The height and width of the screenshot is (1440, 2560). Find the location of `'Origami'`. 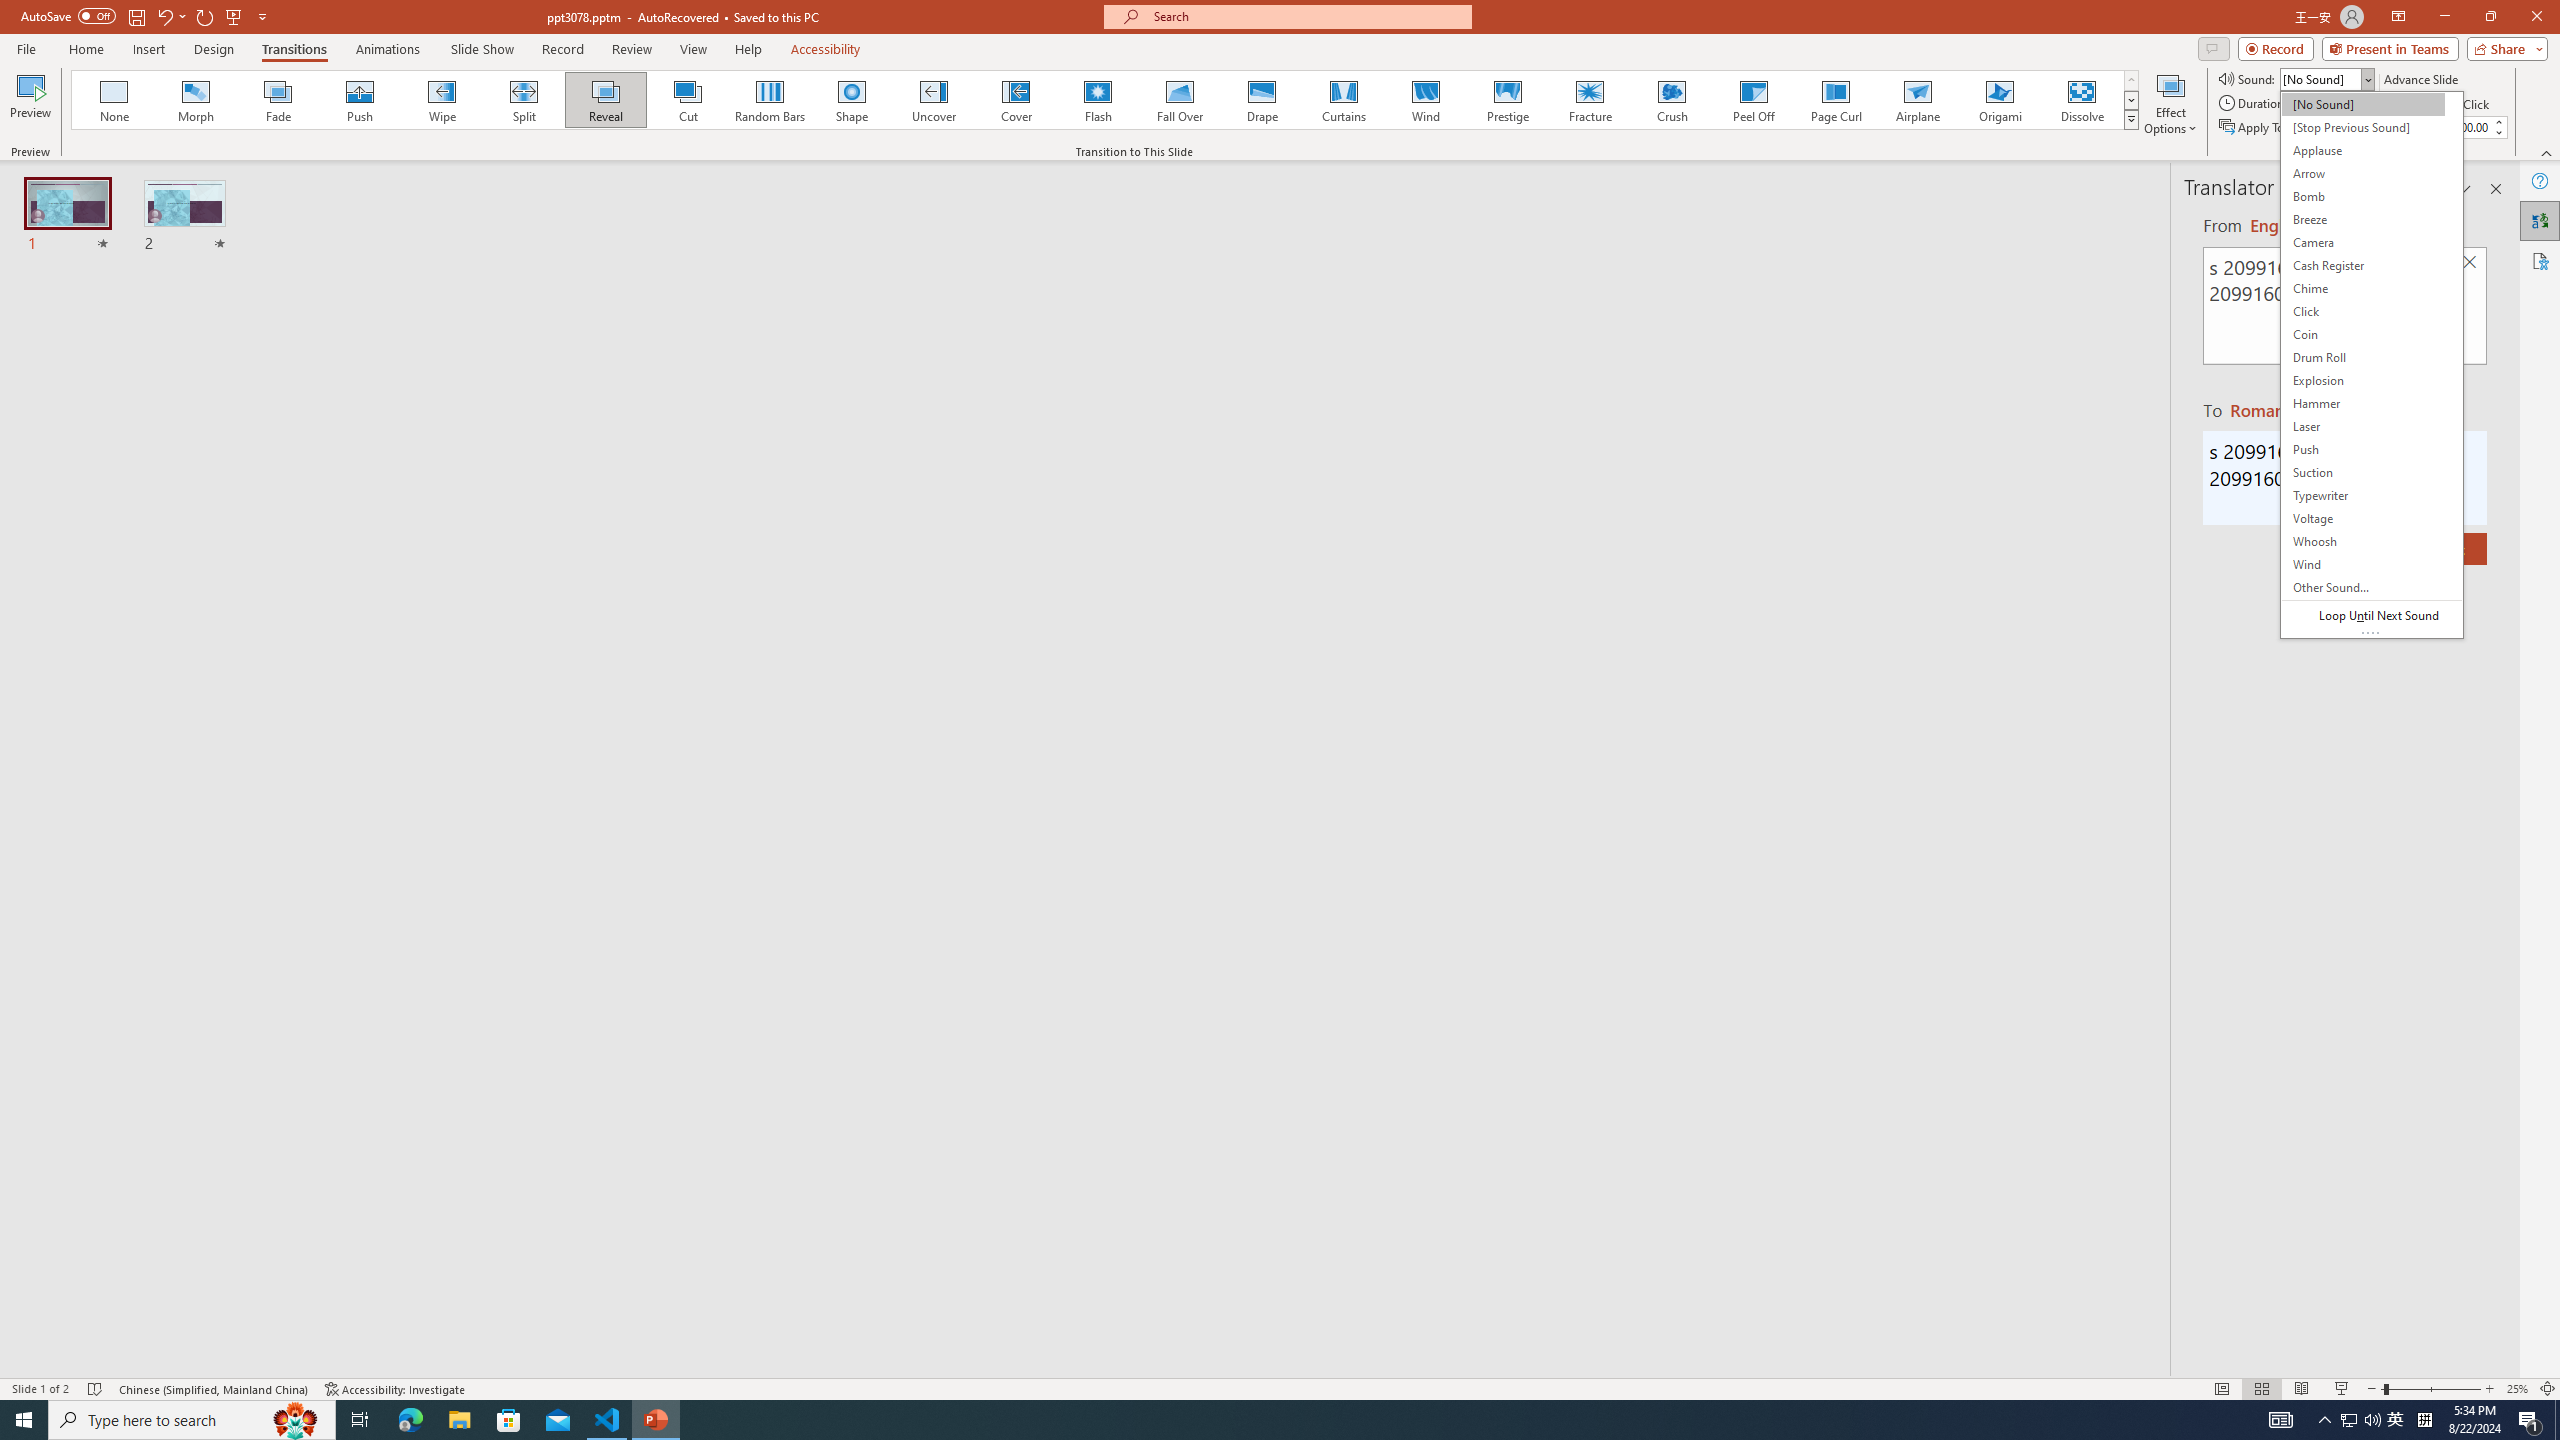

'Origami' is located at coordinates (1998, 99).